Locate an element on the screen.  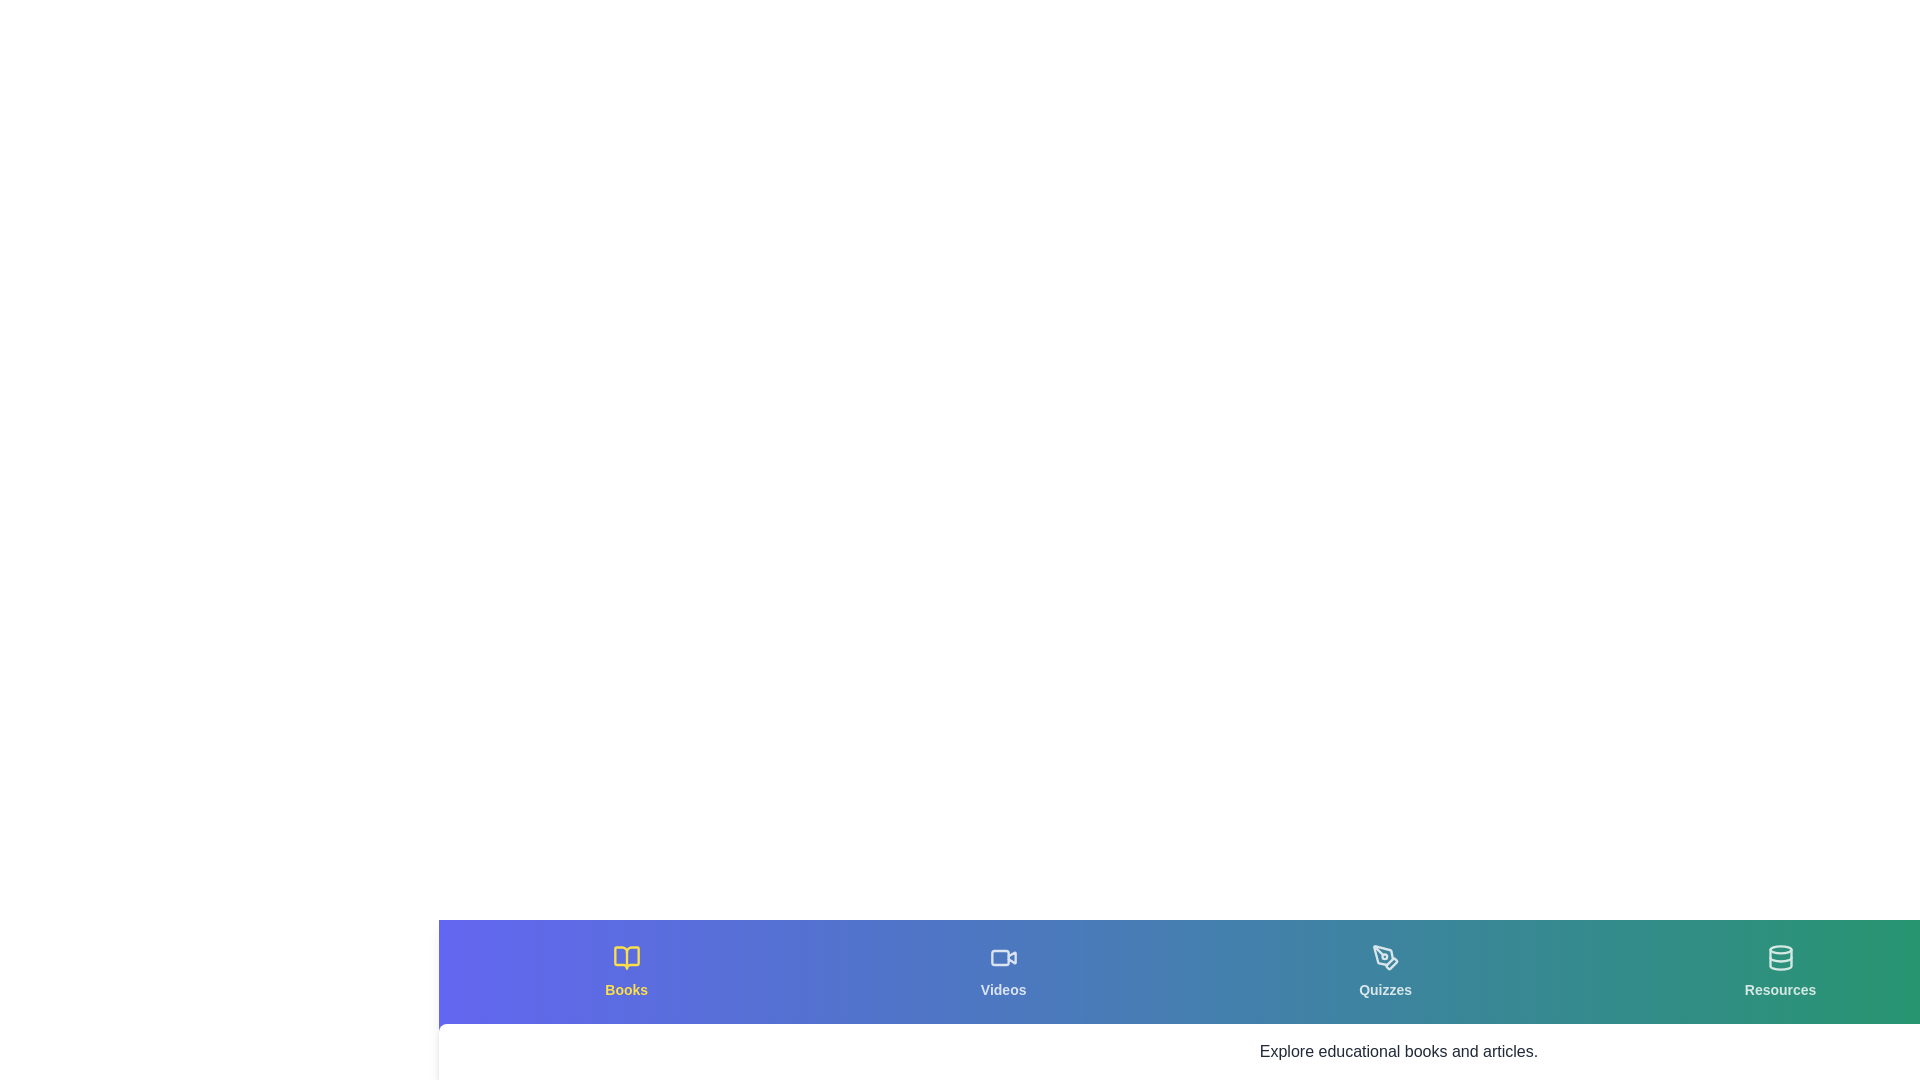
the tab icon labeled Resources to observe its visual feedback is located at coordinates (1780, 971).